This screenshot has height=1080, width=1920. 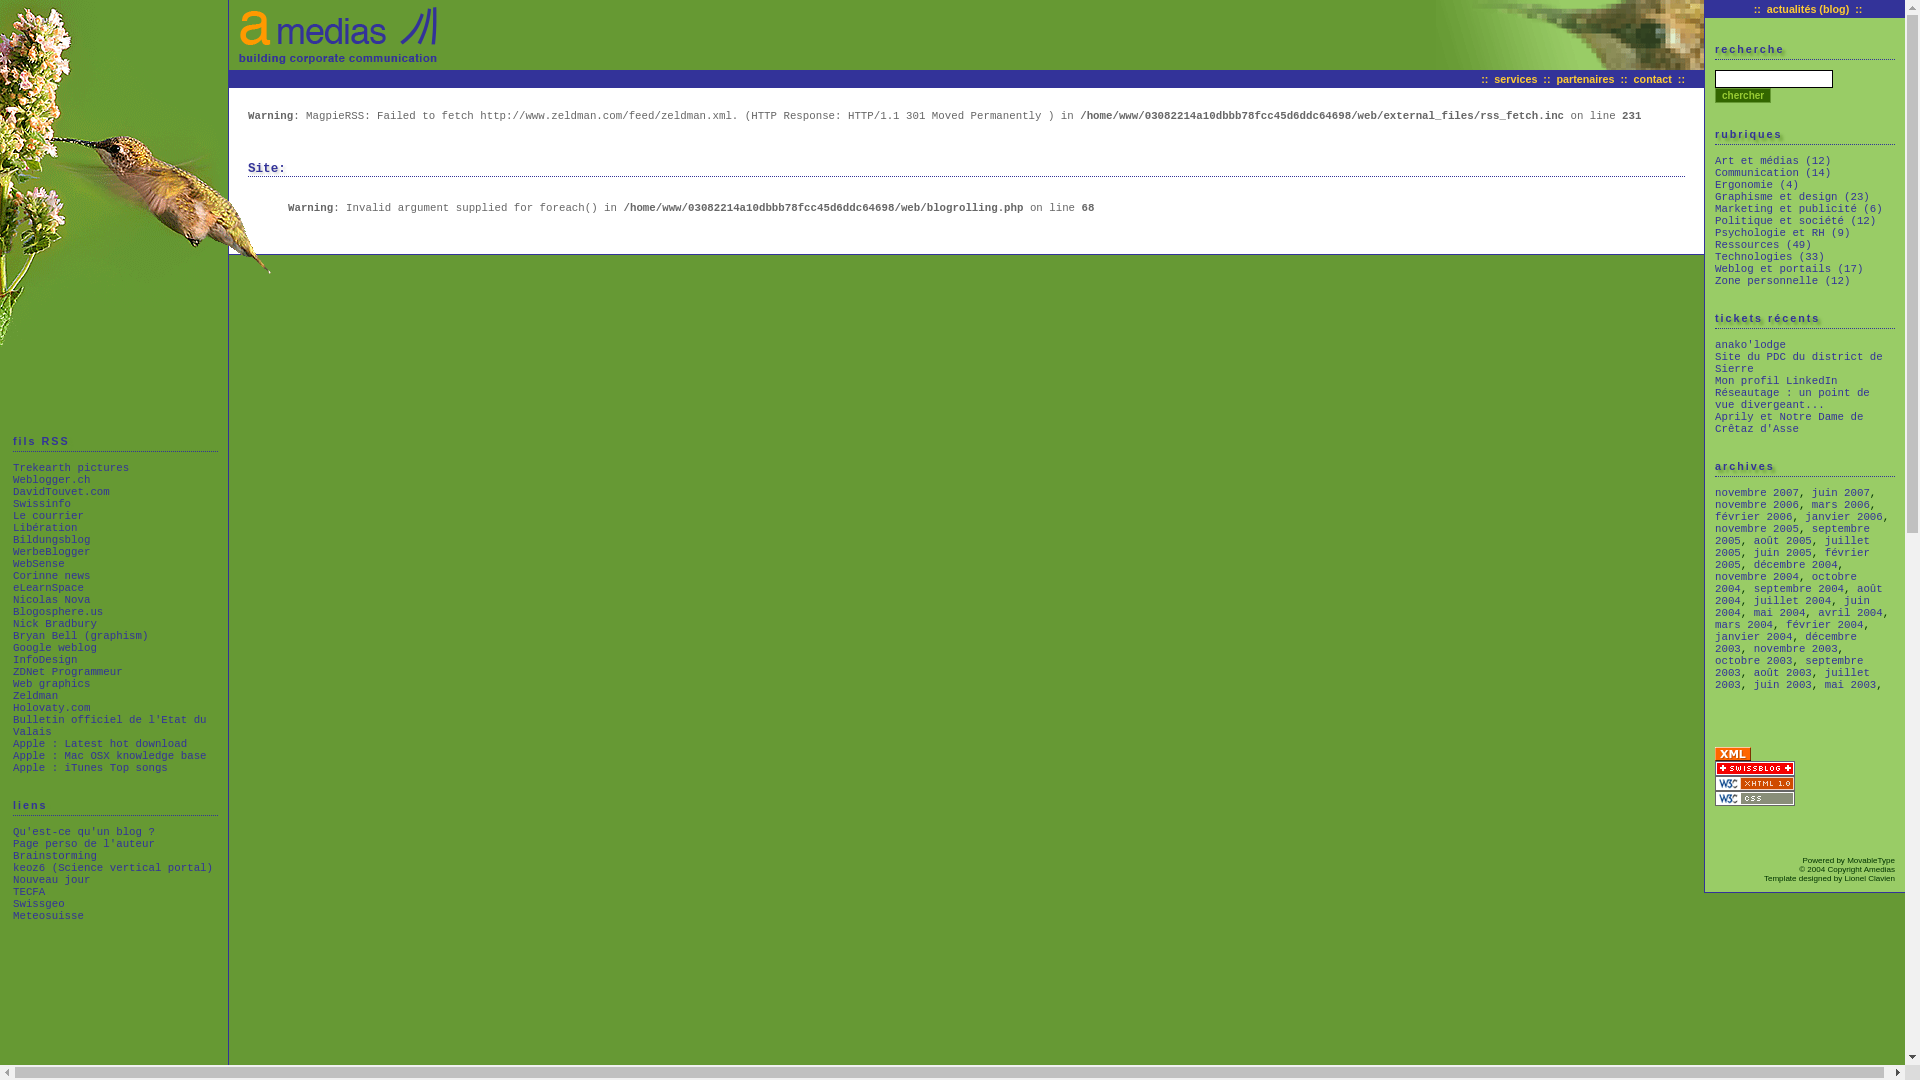 What do you see at coordinates (1713, 623) in the screenshot?
I see `'mars 2004'` at bounding box center [1713, 623].